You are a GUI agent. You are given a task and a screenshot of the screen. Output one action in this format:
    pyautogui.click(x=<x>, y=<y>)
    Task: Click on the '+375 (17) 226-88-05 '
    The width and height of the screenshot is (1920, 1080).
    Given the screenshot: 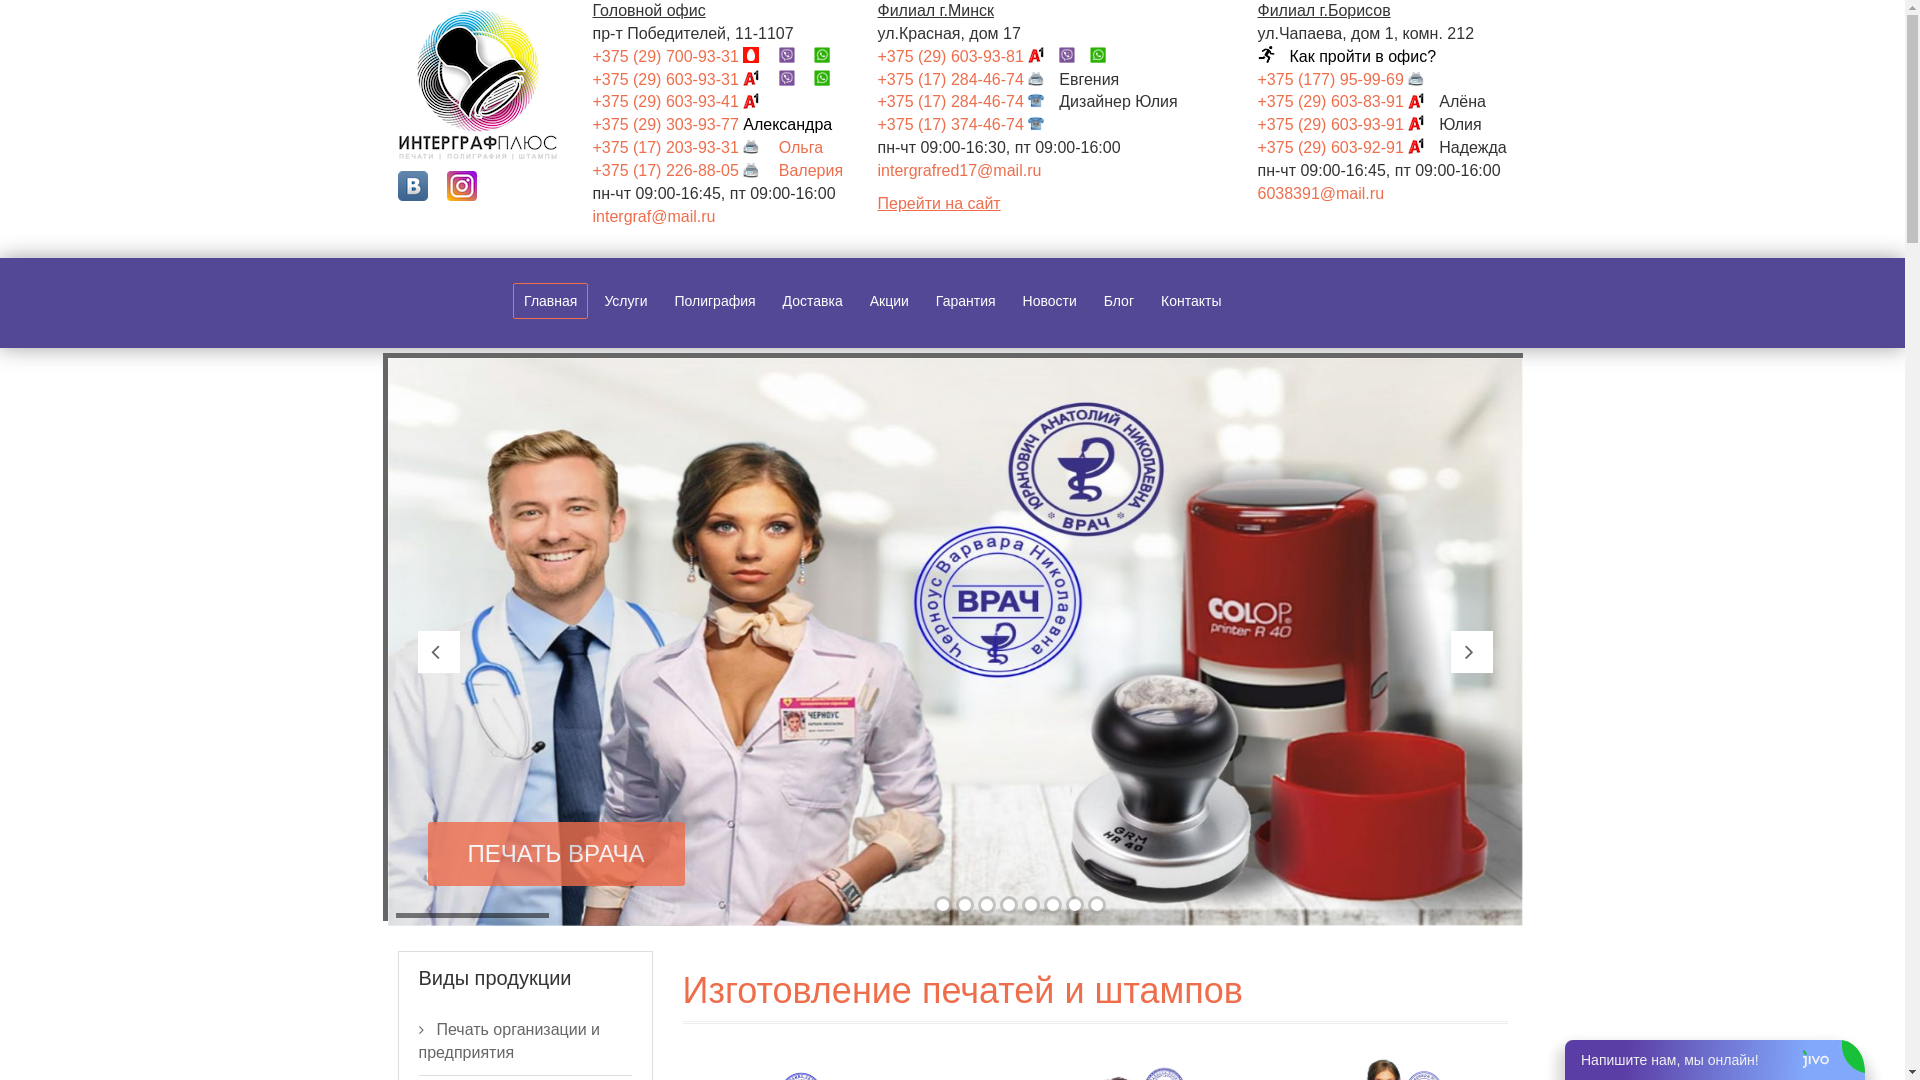 What is the action you would take?
    pyautogui.click(x=682, y=169)
    